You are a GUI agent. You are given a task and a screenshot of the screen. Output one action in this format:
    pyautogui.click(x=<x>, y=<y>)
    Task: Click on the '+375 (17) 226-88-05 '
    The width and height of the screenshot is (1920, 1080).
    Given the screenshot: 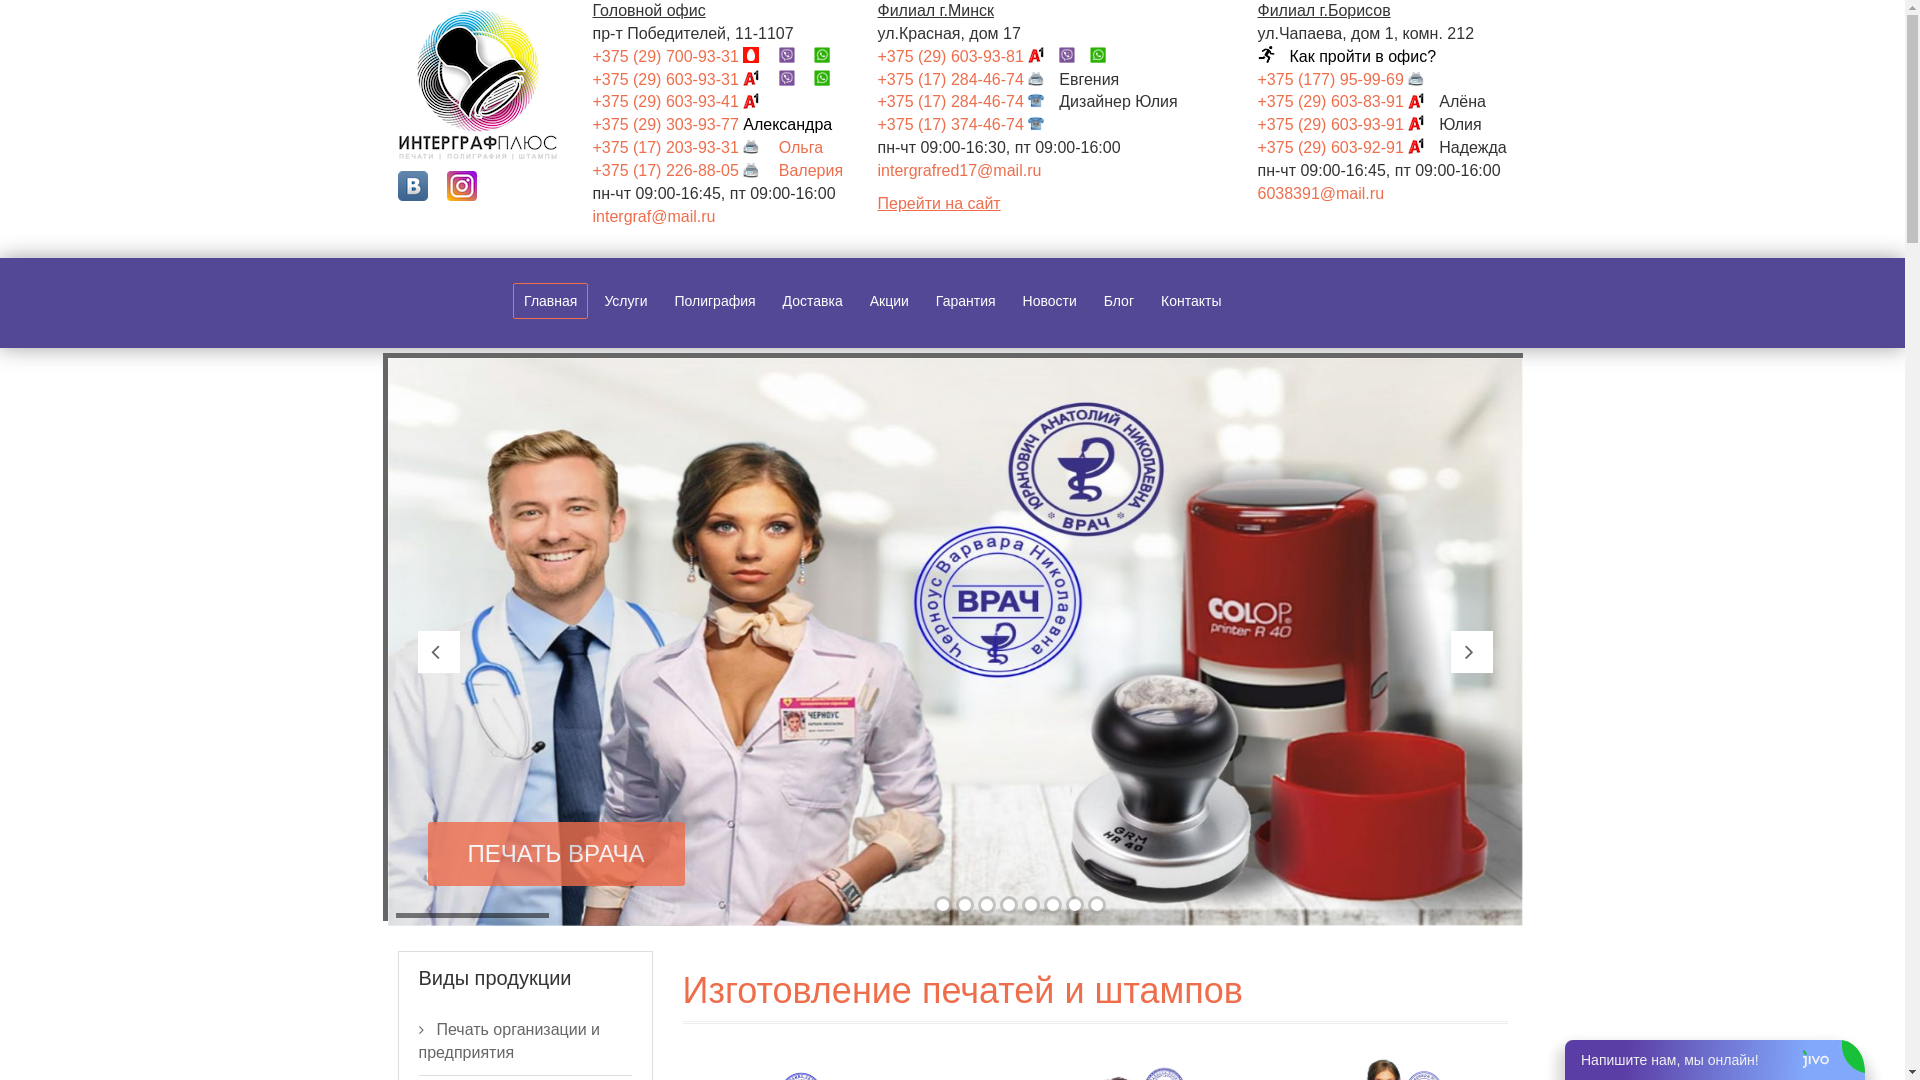 What is the action you would take?
    pyautogui.click(x=682, y=169)
    